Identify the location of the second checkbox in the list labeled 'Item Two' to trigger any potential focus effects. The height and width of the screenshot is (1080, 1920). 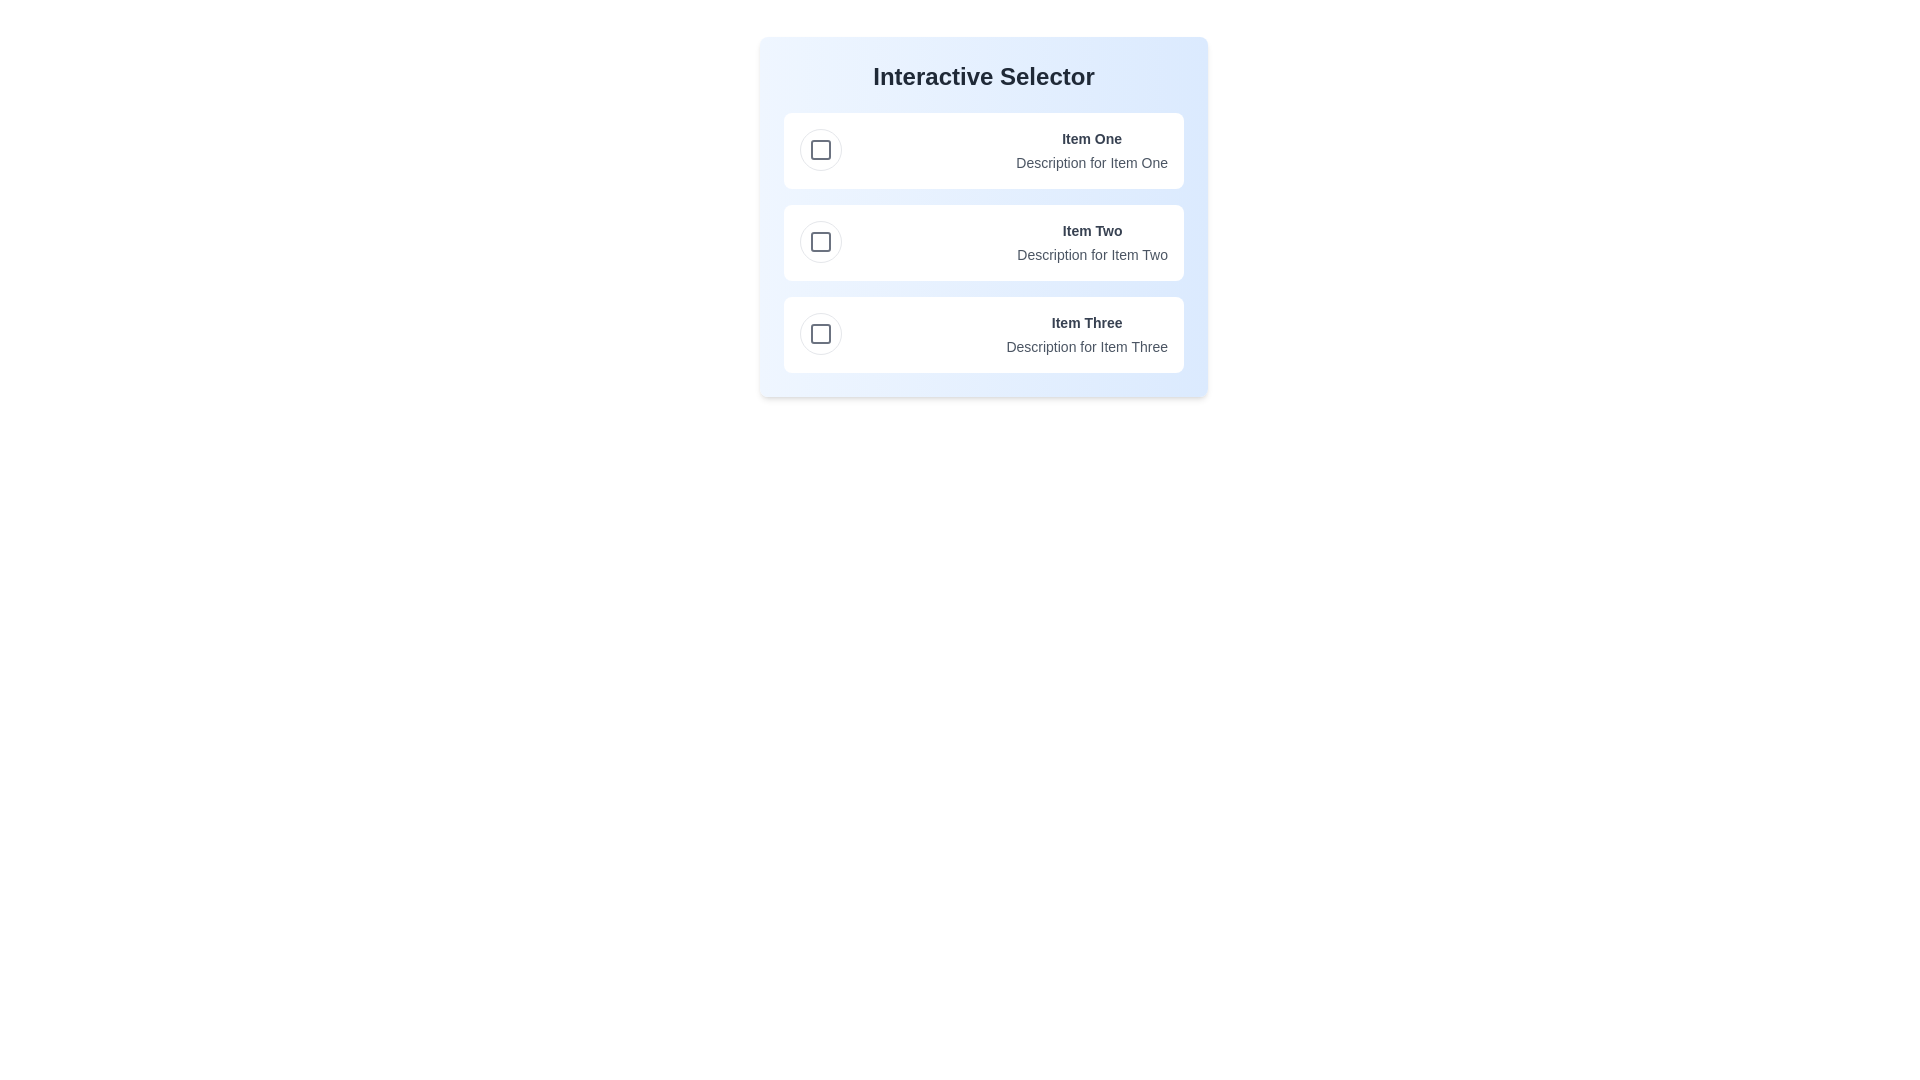
(820, 241).